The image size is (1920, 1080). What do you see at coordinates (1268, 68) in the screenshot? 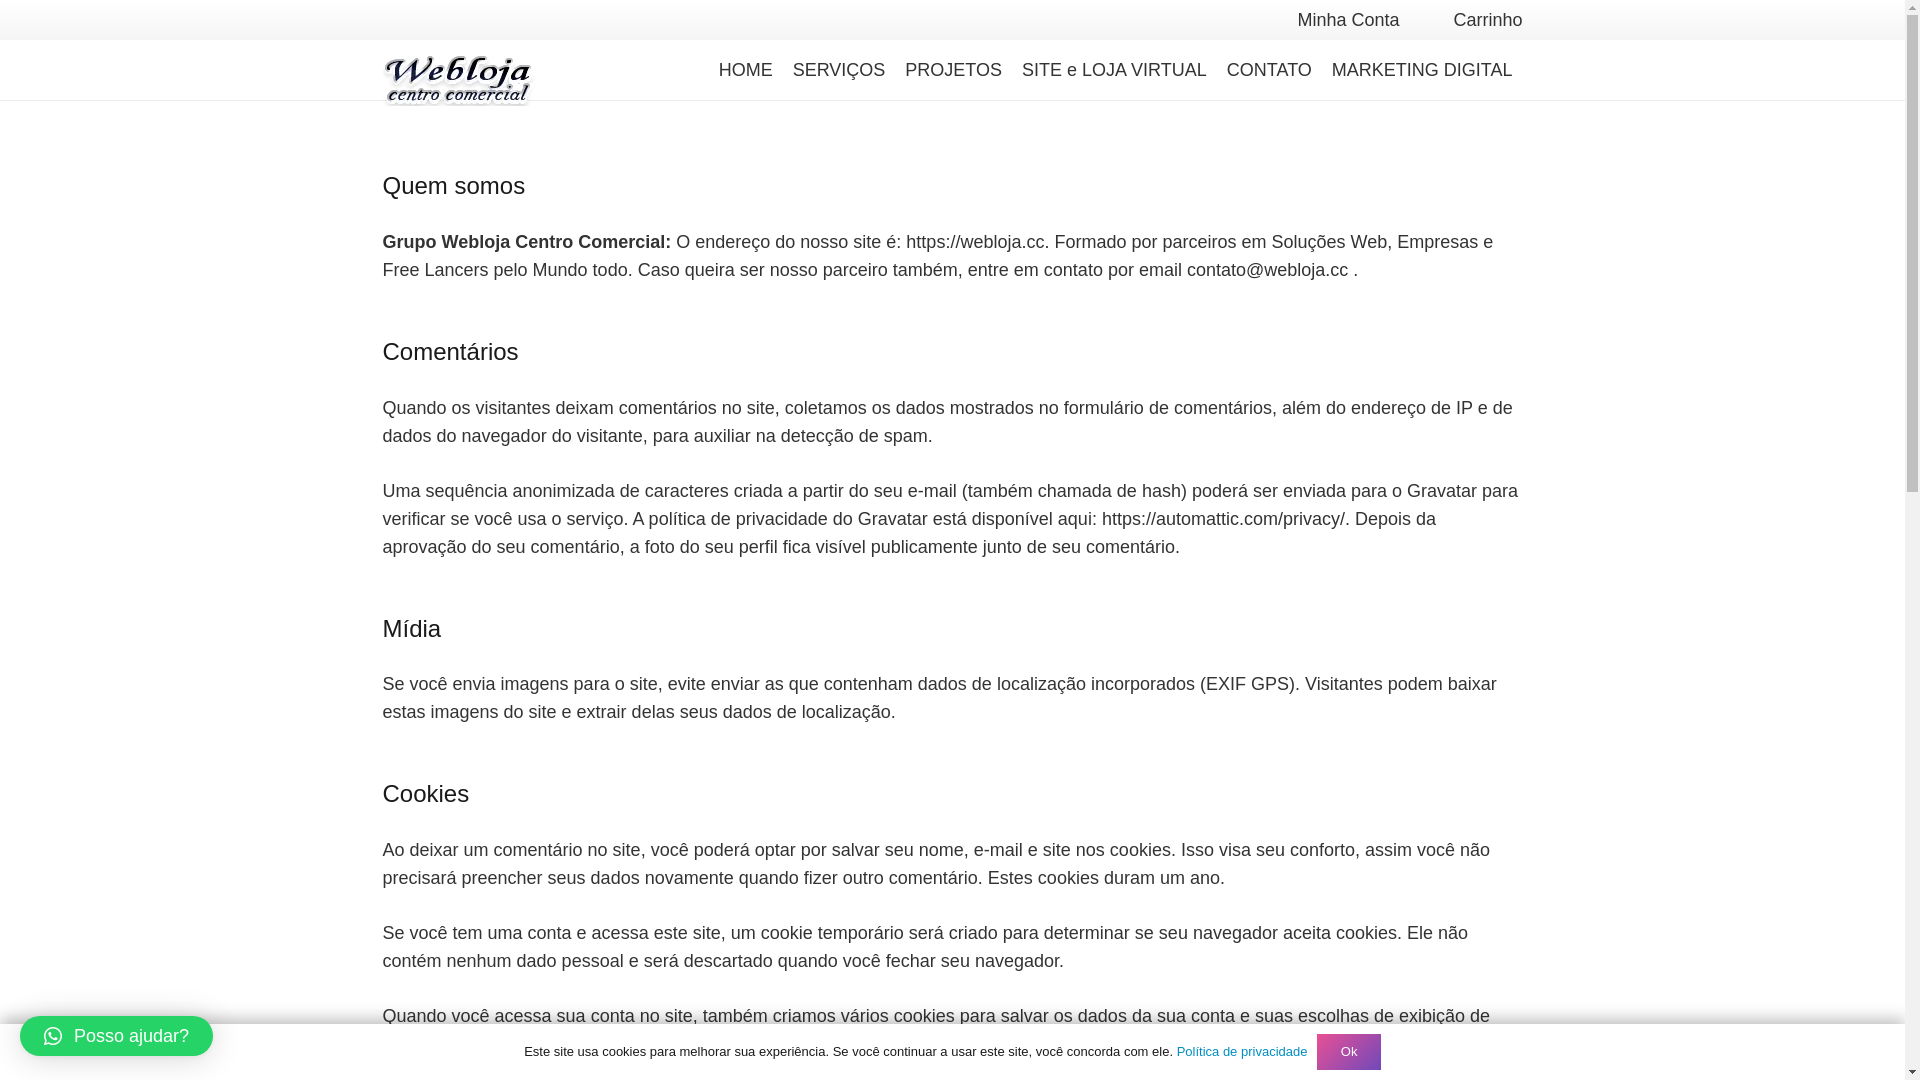
I see `'CONTATO'` at bounding box center [1268, 68].